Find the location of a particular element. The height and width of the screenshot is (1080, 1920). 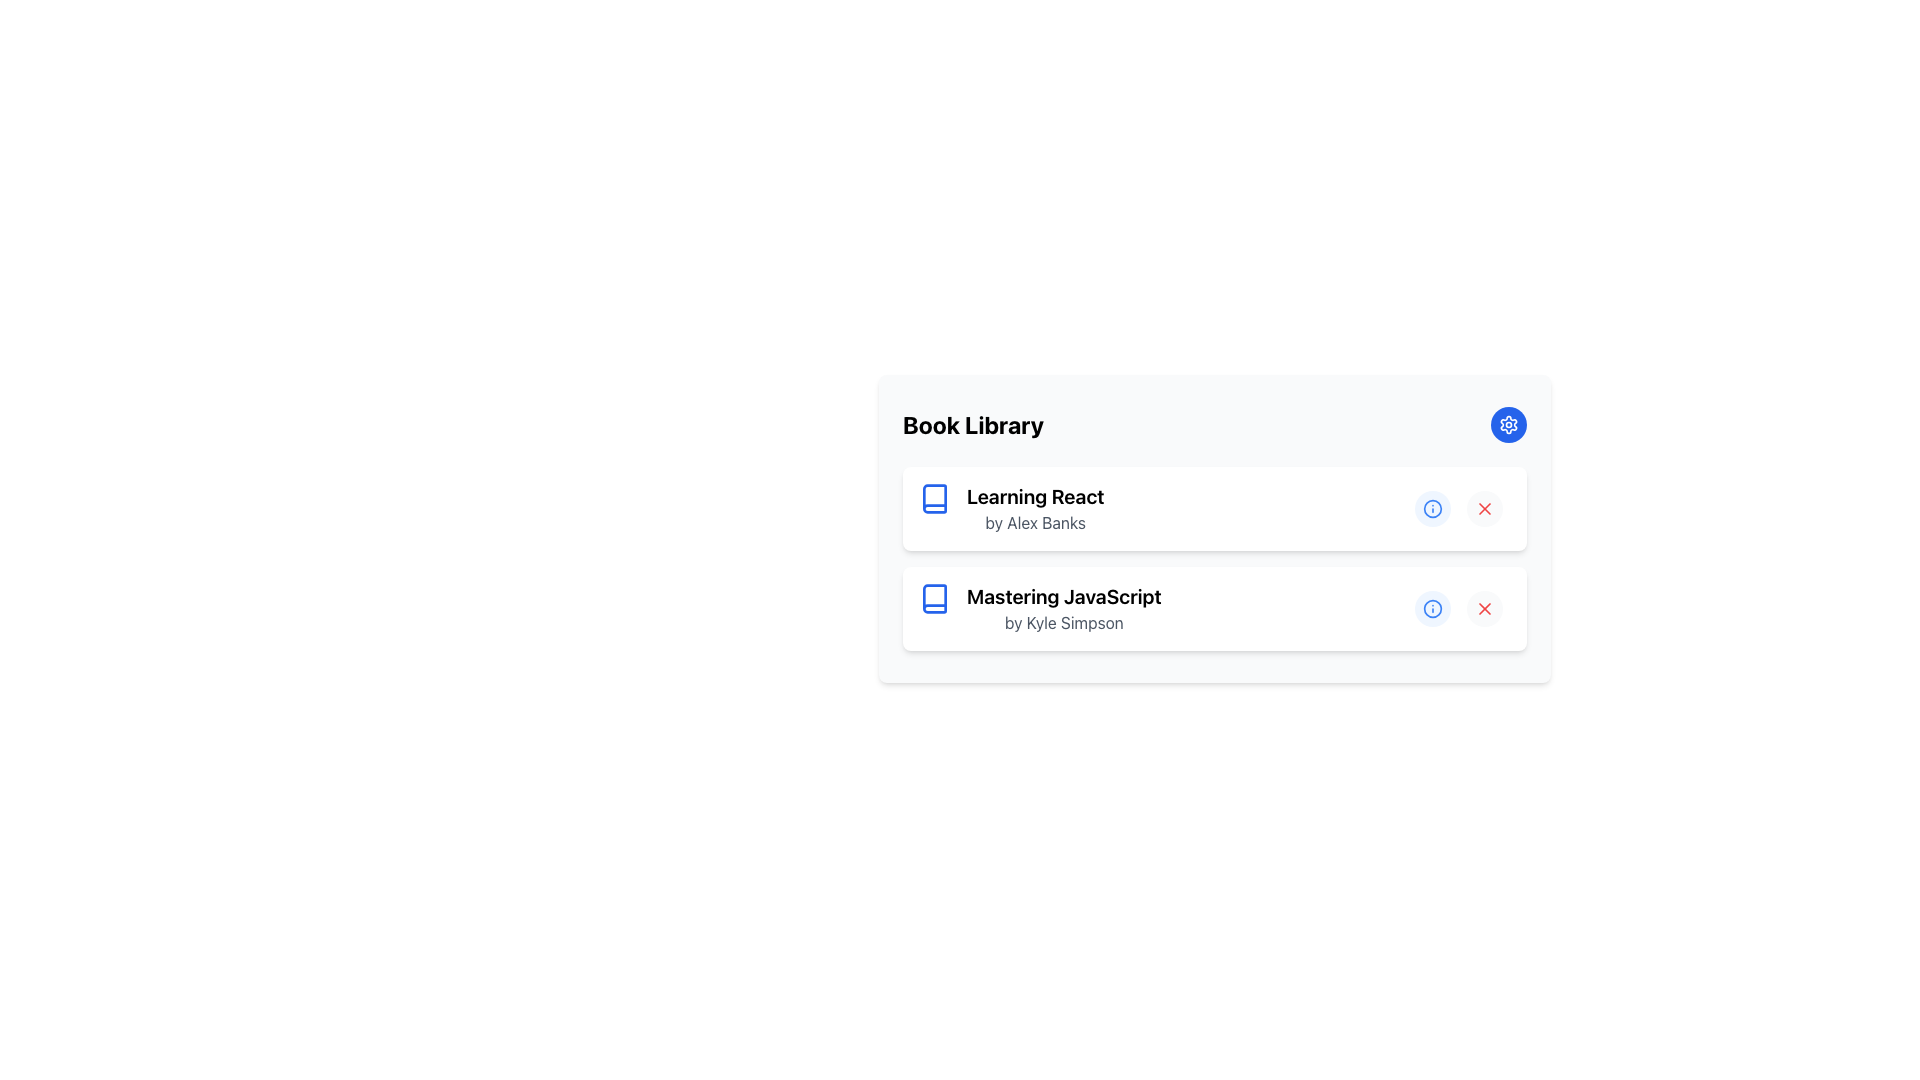

the text label displaying the author's name for the book 'Learning React', which is located directly below the book title and aligned to the left is located at coordinates (1035, 522).